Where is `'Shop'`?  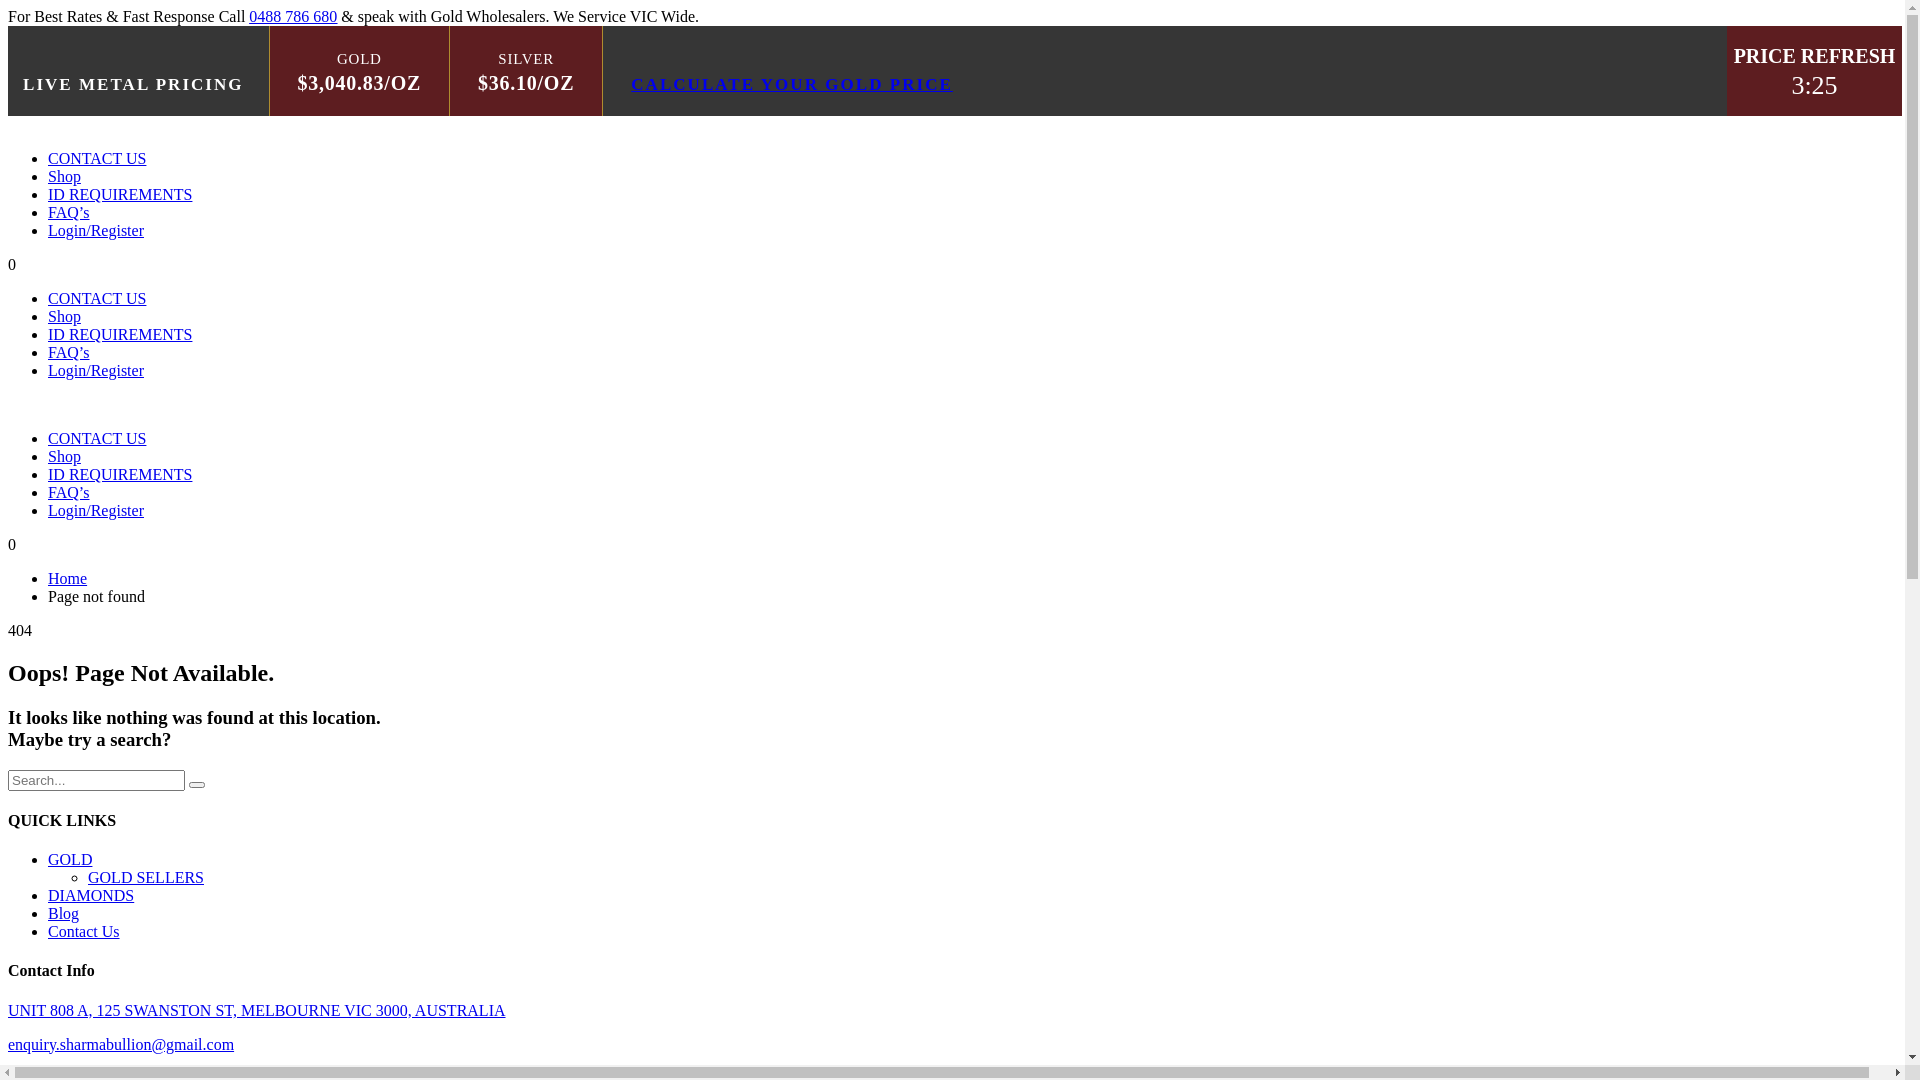
'Shop' is located at coordinates (64, 456).